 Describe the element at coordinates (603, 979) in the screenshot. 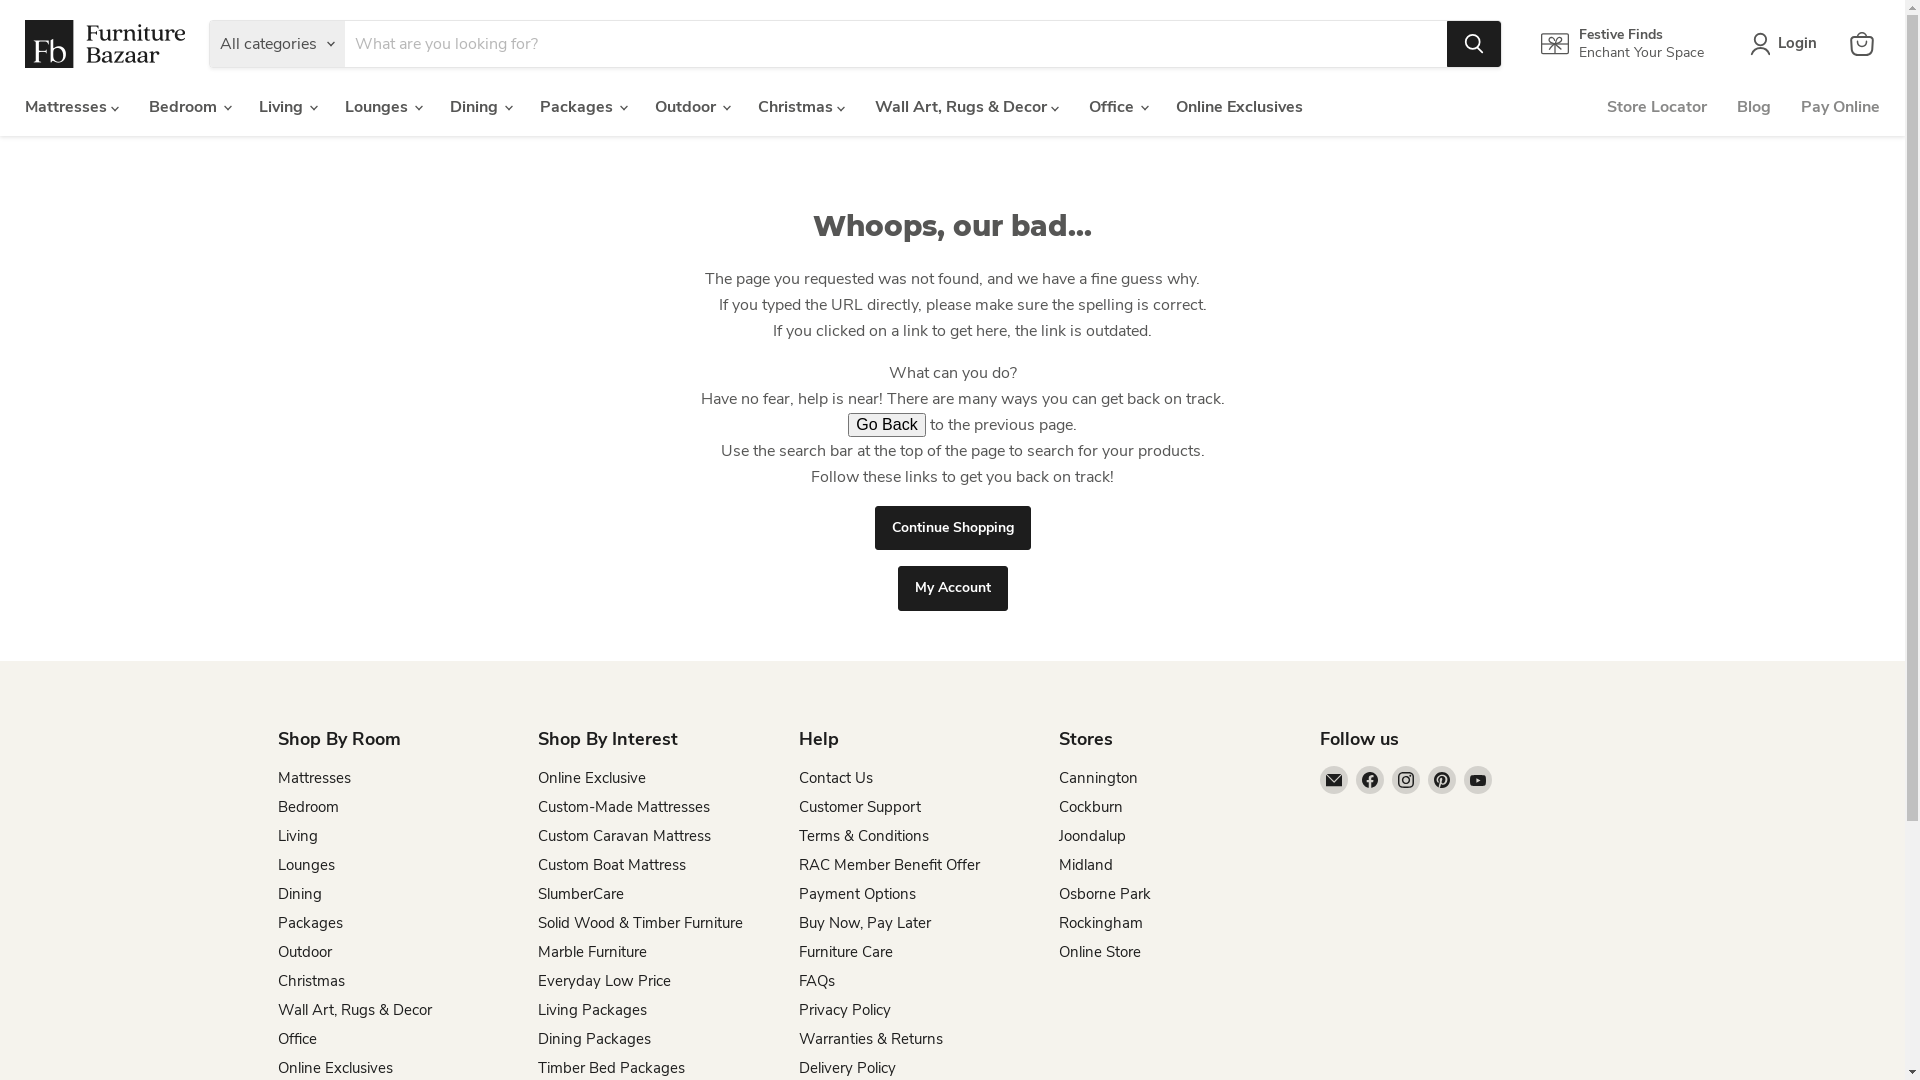

I see `'Everyday Low Price'` at that location.